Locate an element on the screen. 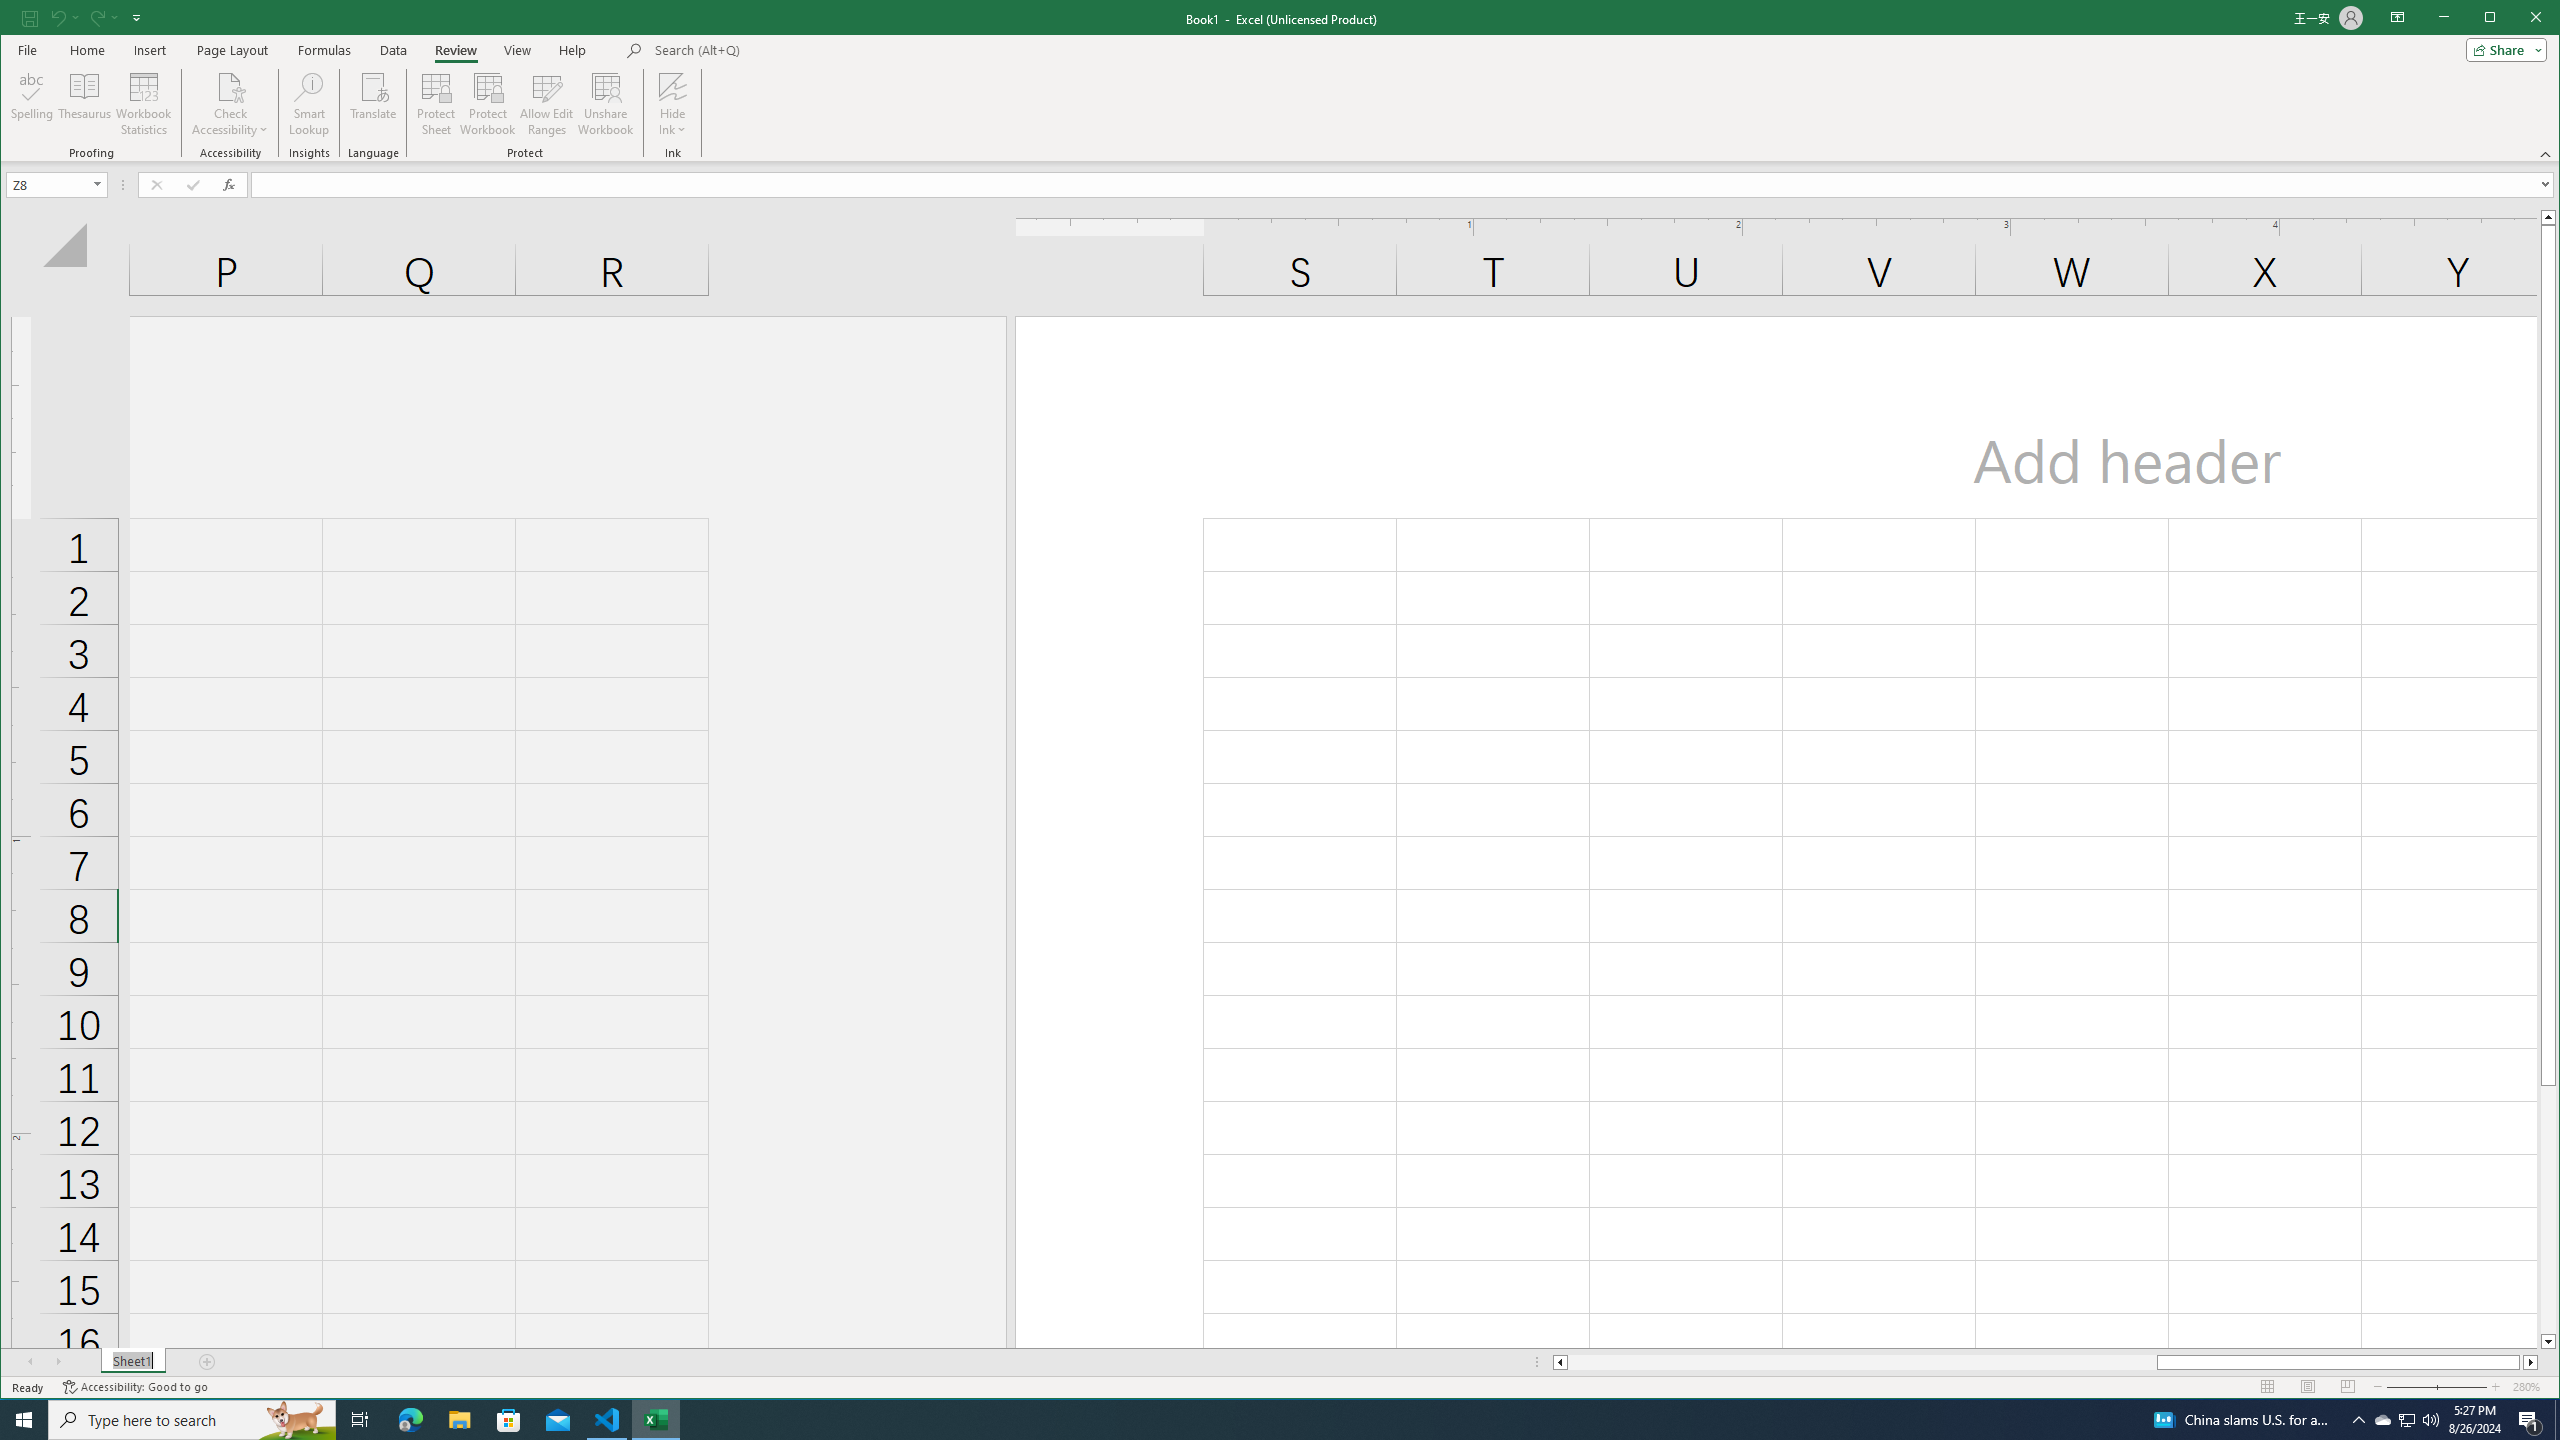 The height and width of the screenshot is (1440, 2560). 'File Explorer' is located at coordinates (458, 1418).